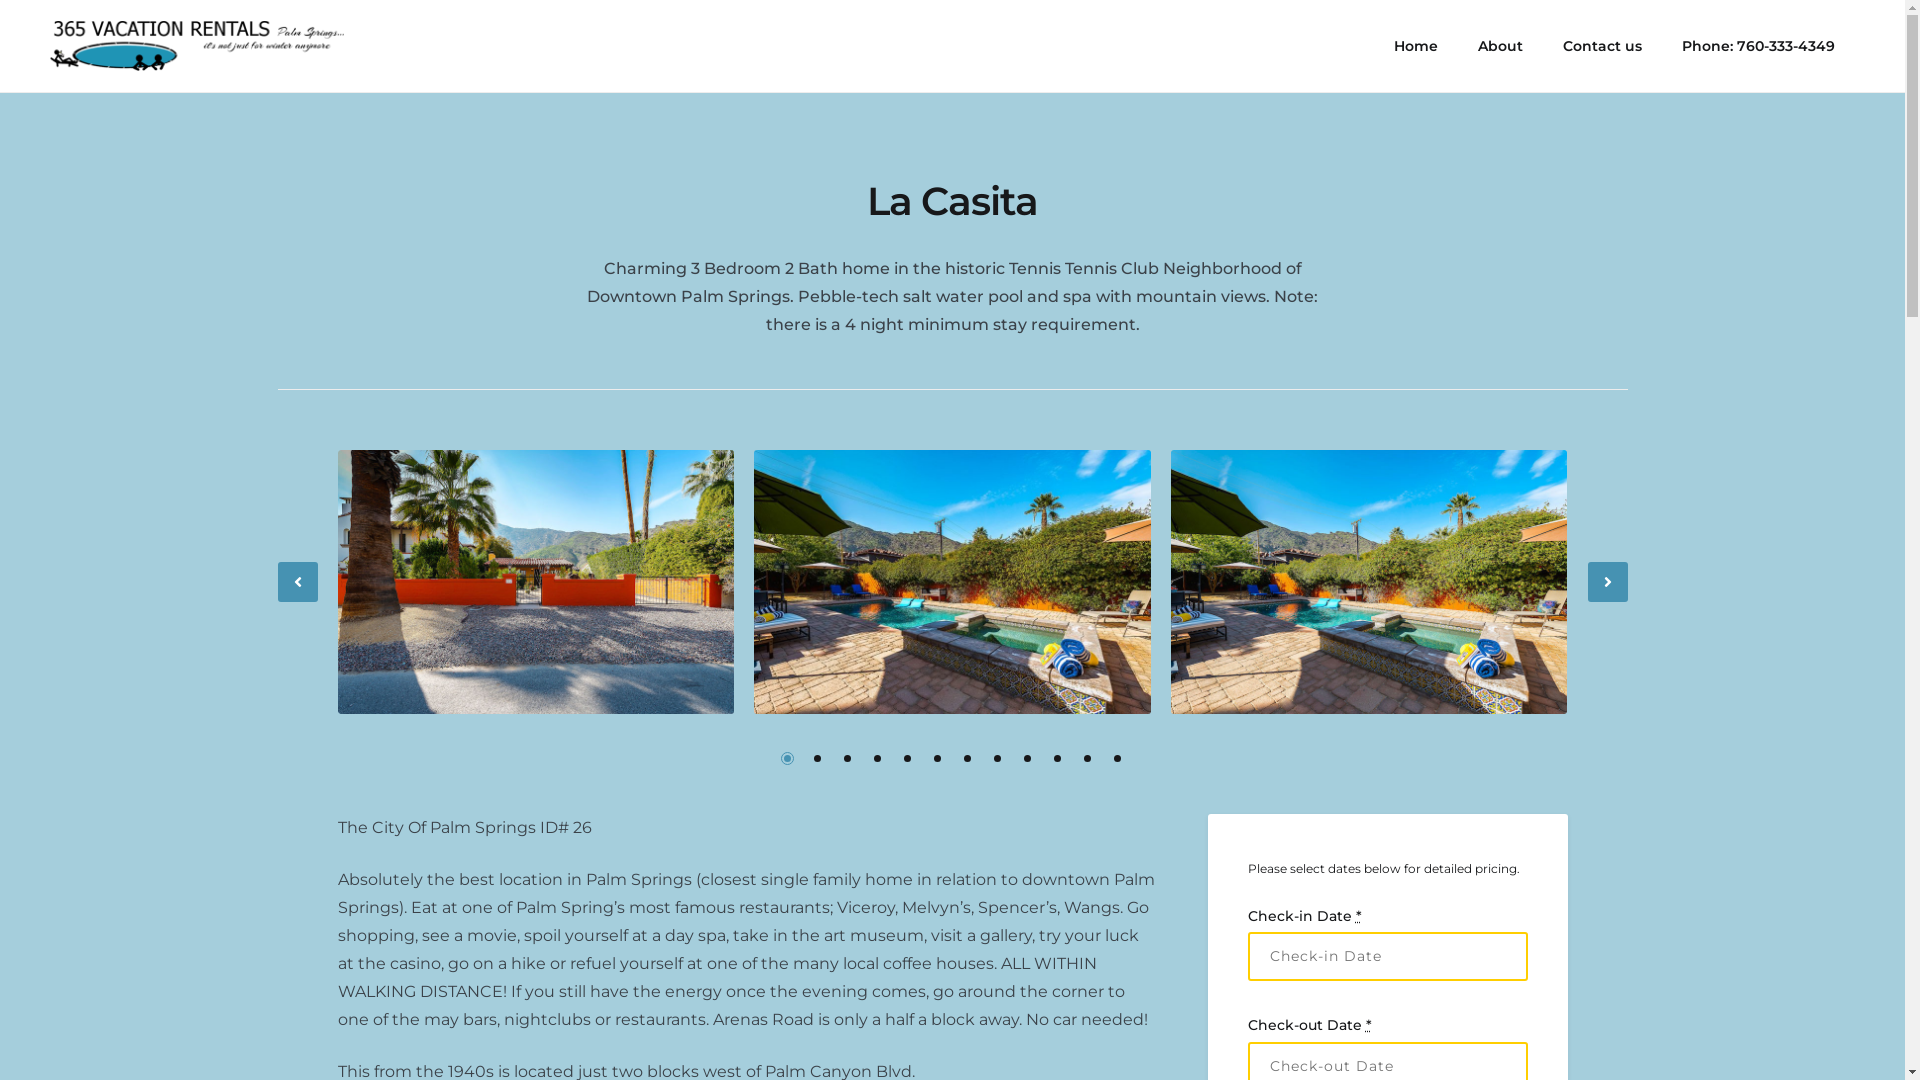  What do you see at coordinates (1116, 758) in the screenshot?
I see `'12'` at bounding box center [1116, 758].